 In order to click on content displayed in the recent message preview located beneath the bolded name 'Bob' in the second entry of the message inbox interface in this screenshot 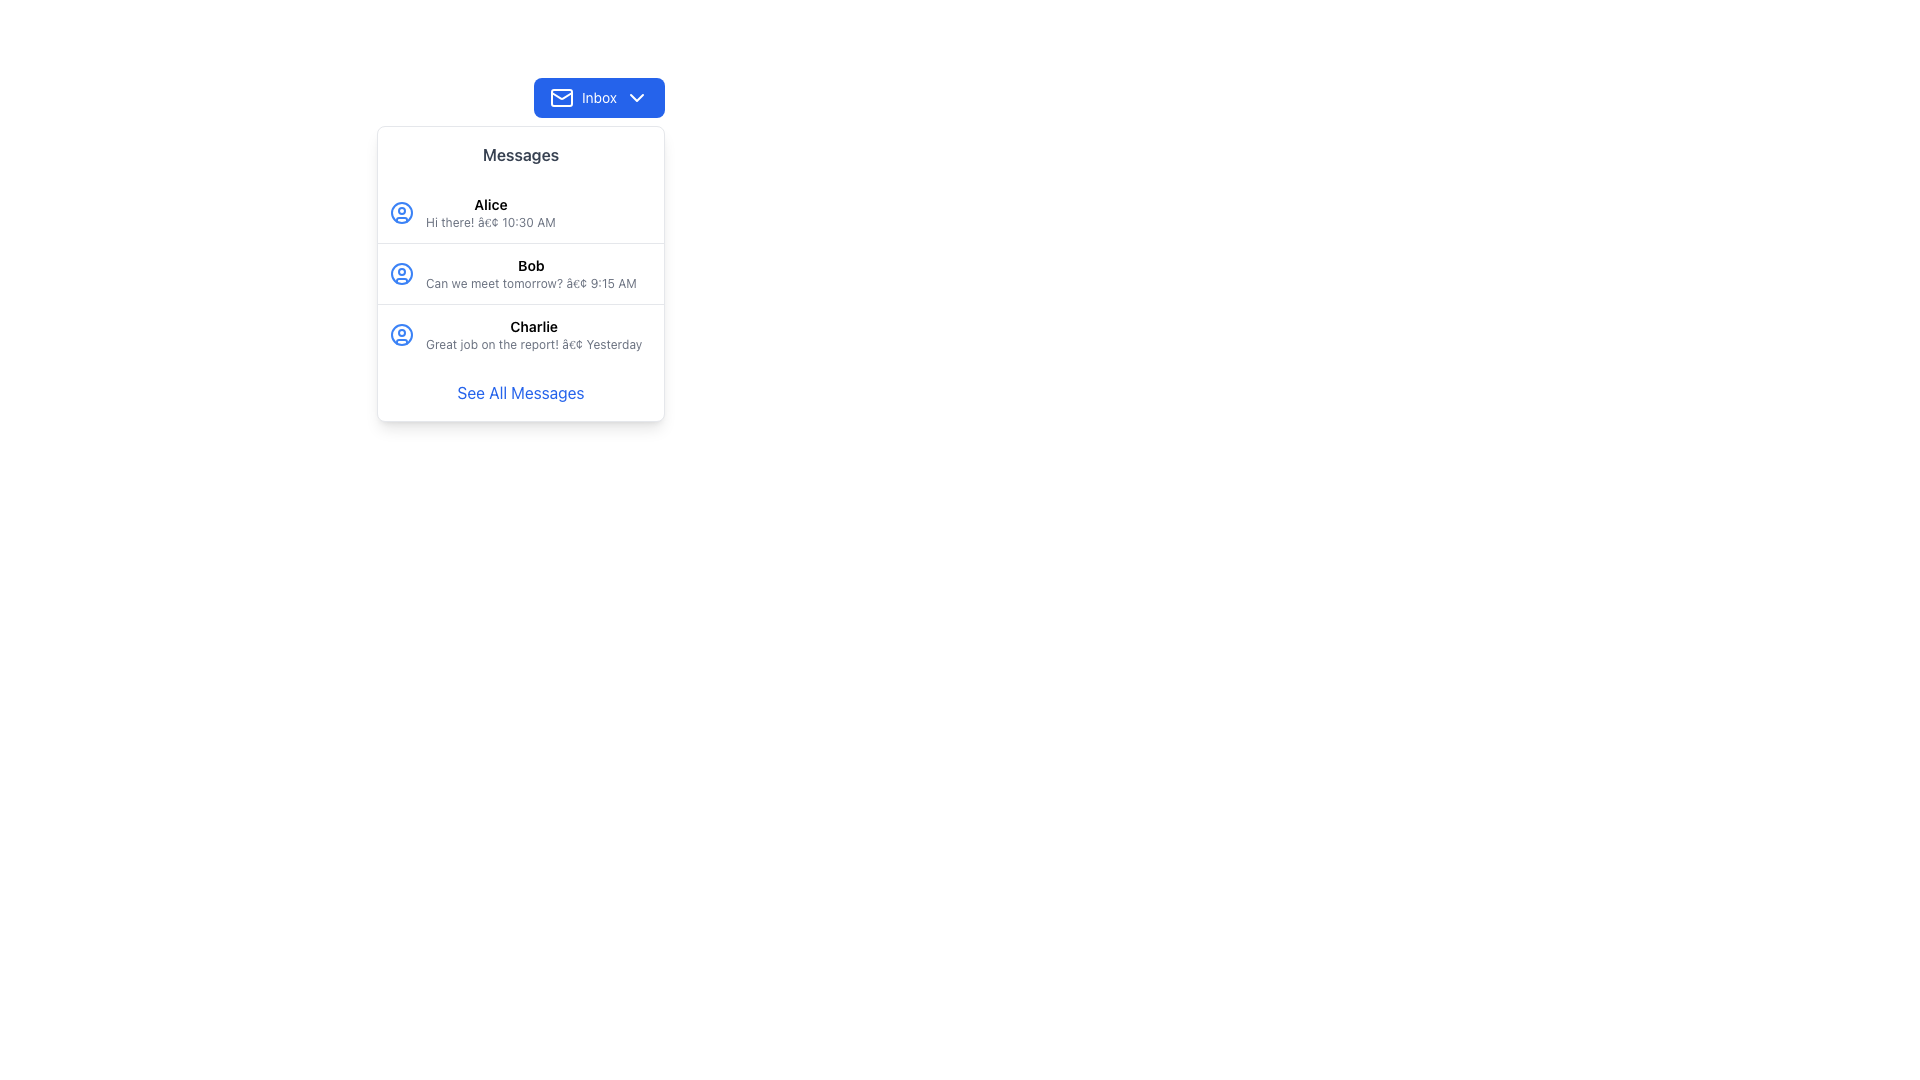, I will do `click(531, 284)`.